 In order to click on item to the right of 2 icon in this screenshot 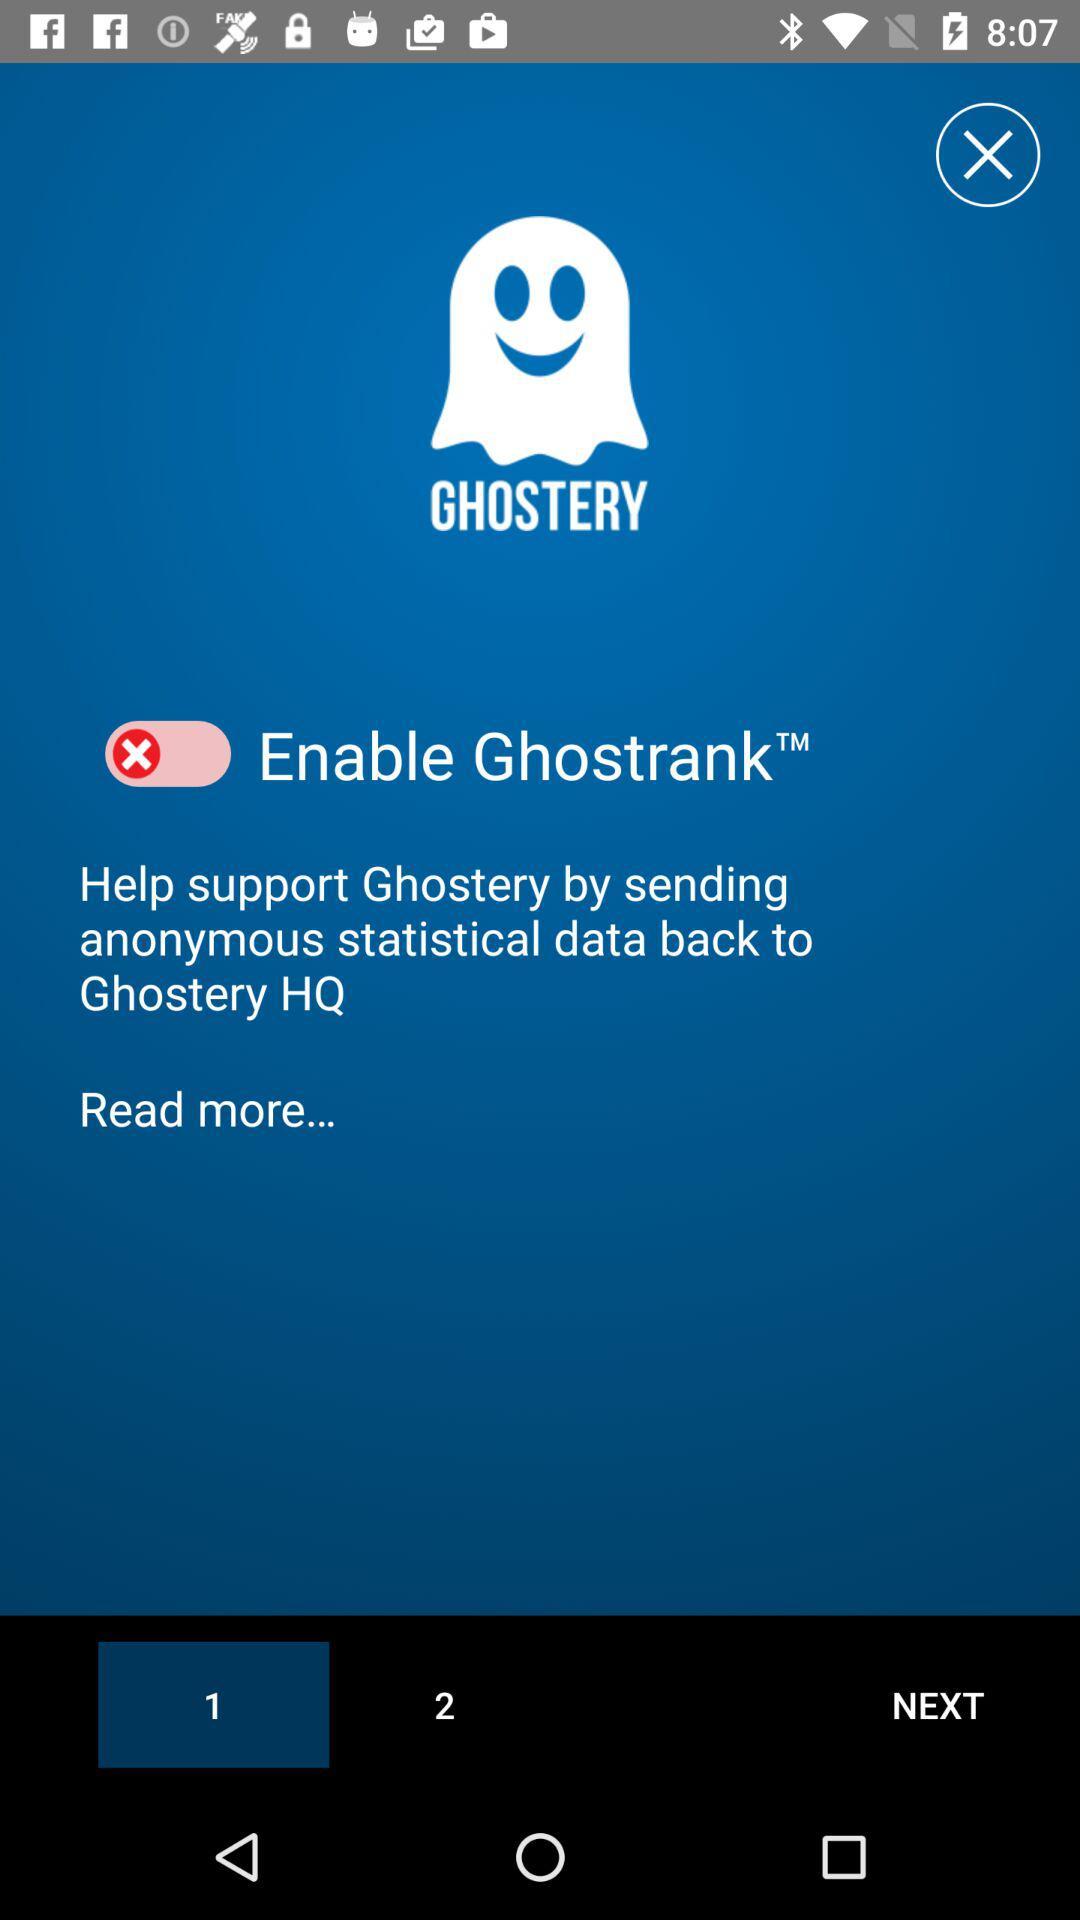, I will do `click(938, 1703)`.